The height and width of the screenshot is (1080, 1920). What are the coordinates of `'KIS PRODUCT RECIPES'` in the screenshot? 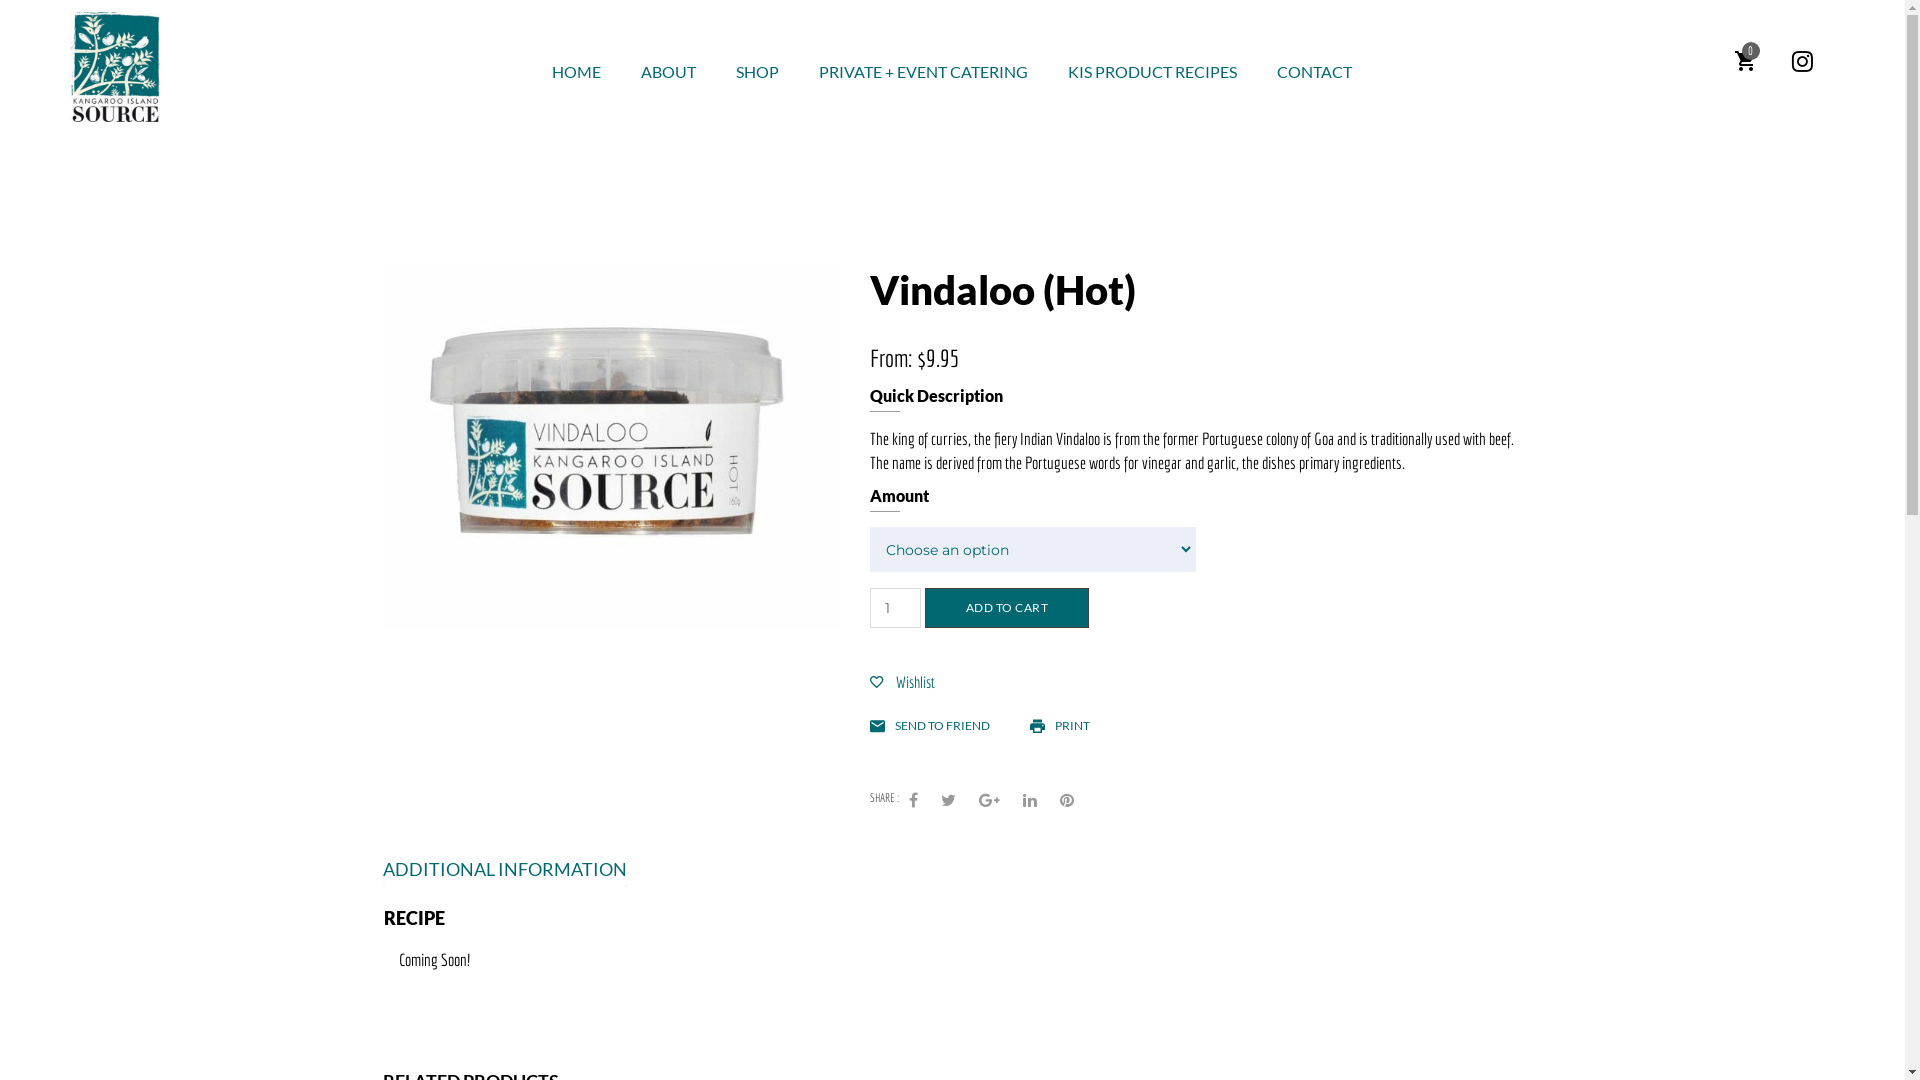 It's located at (1152, 71).